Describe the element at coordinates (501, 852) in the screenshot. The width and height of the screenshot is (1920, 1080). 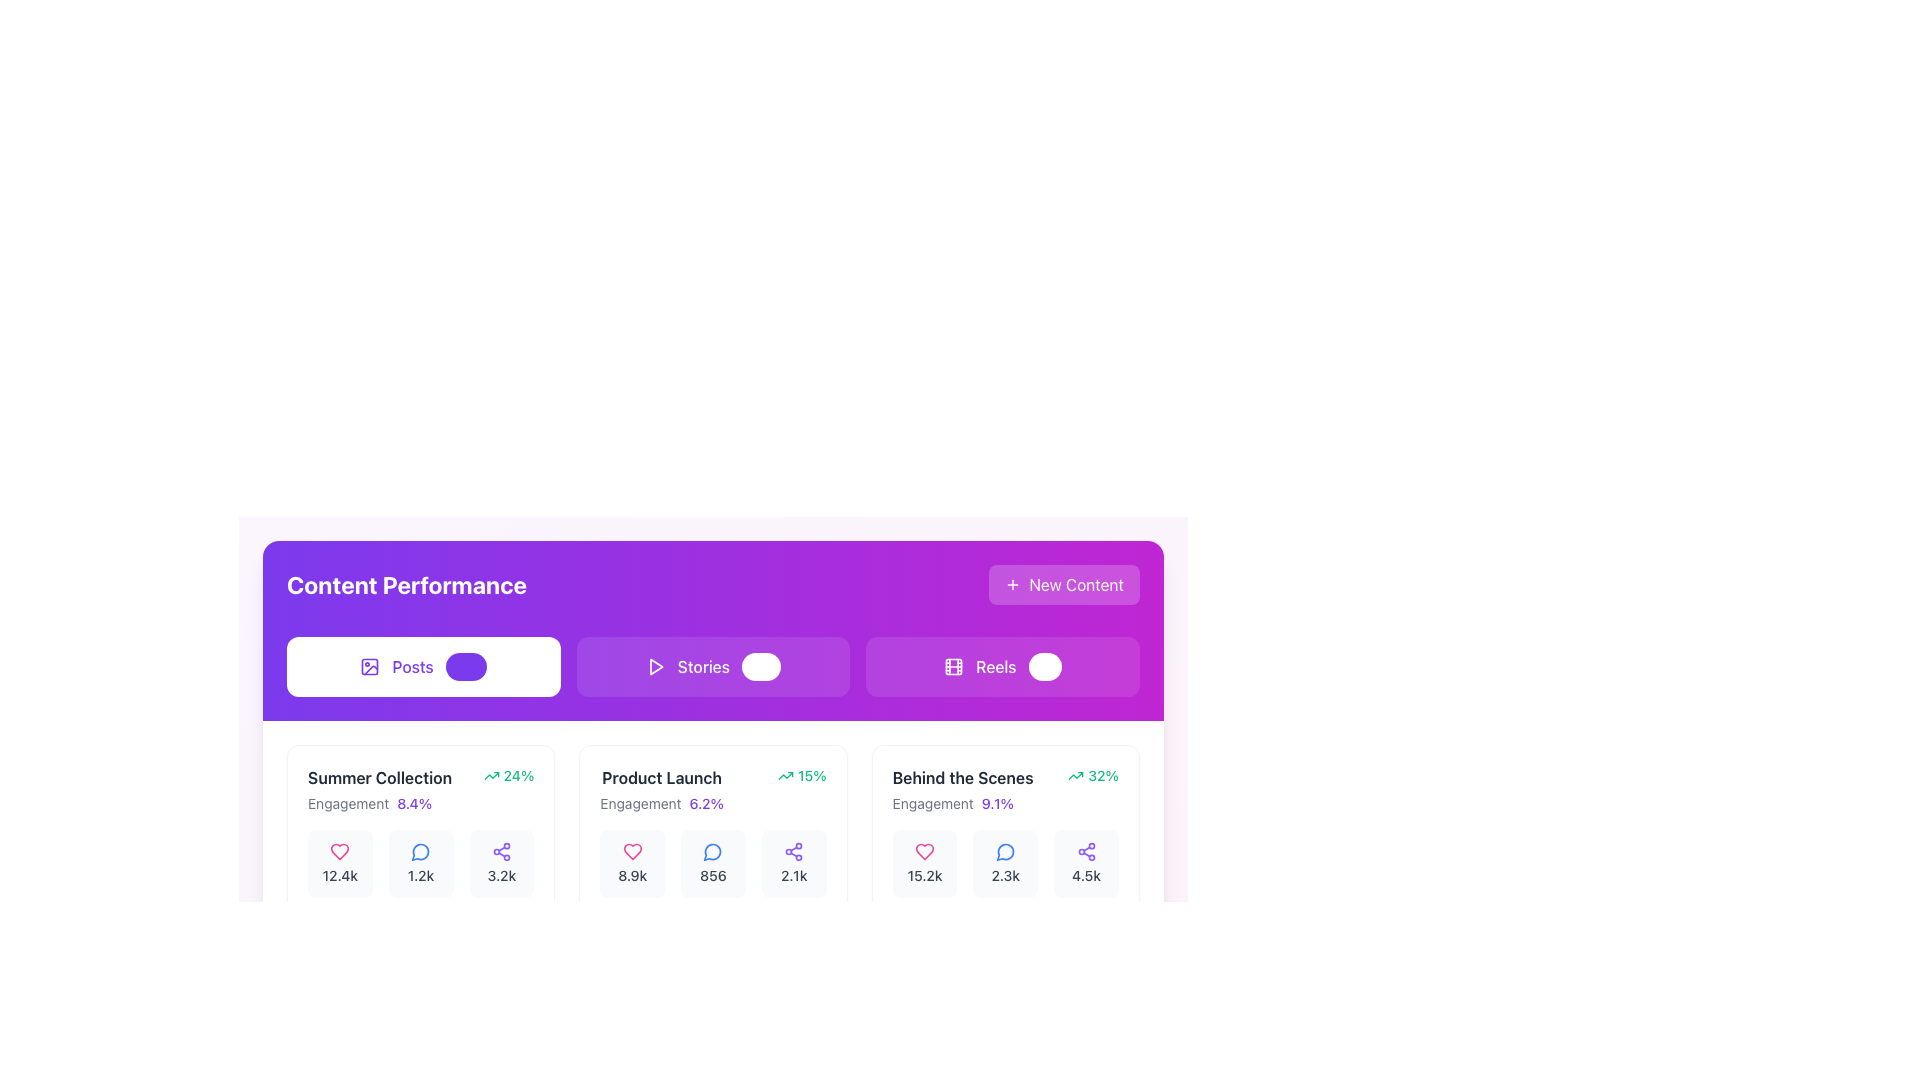
I see `the violet share icon, which is represented by three circular nodes connected by two lines in a triangular arrangement, to share the content` at that location.